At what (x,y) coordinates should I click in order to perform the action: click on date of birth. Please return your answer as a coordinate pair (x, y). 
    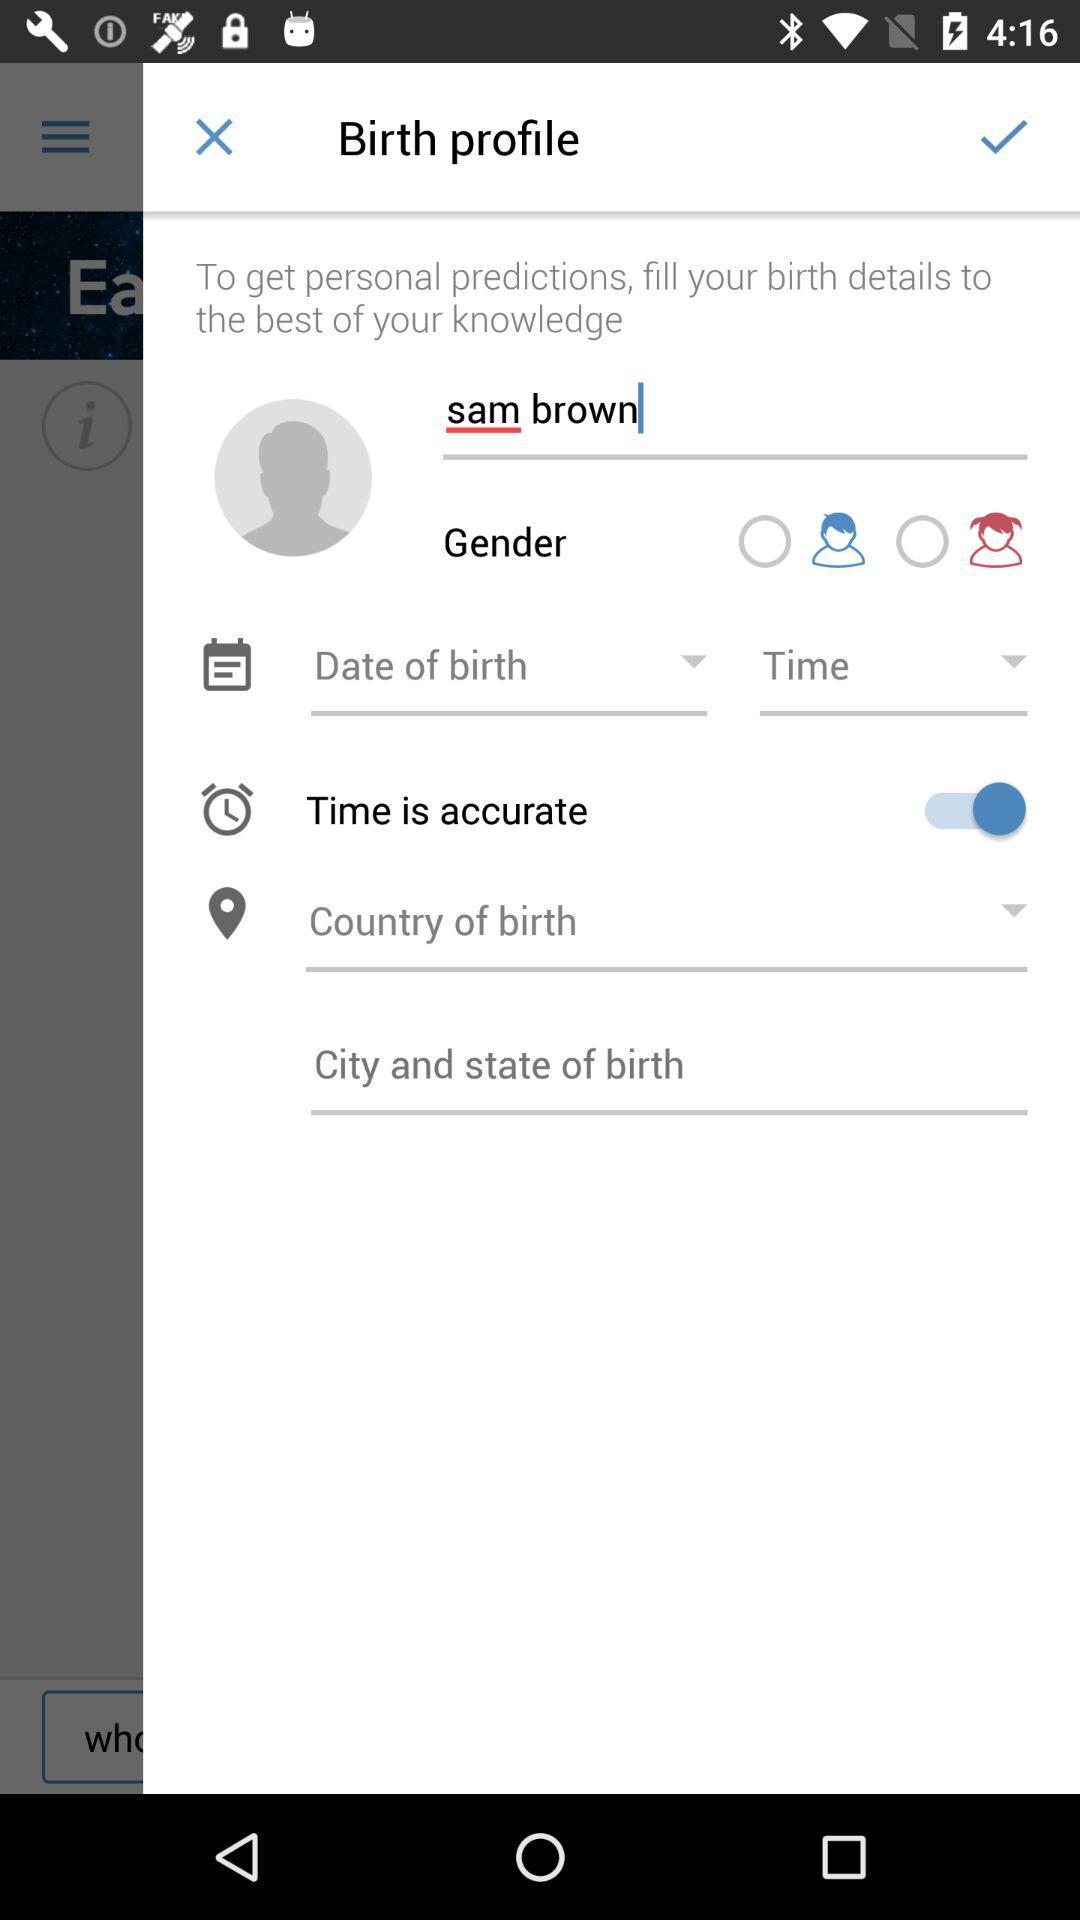
    Looking at the image, I should click on (508, 664).